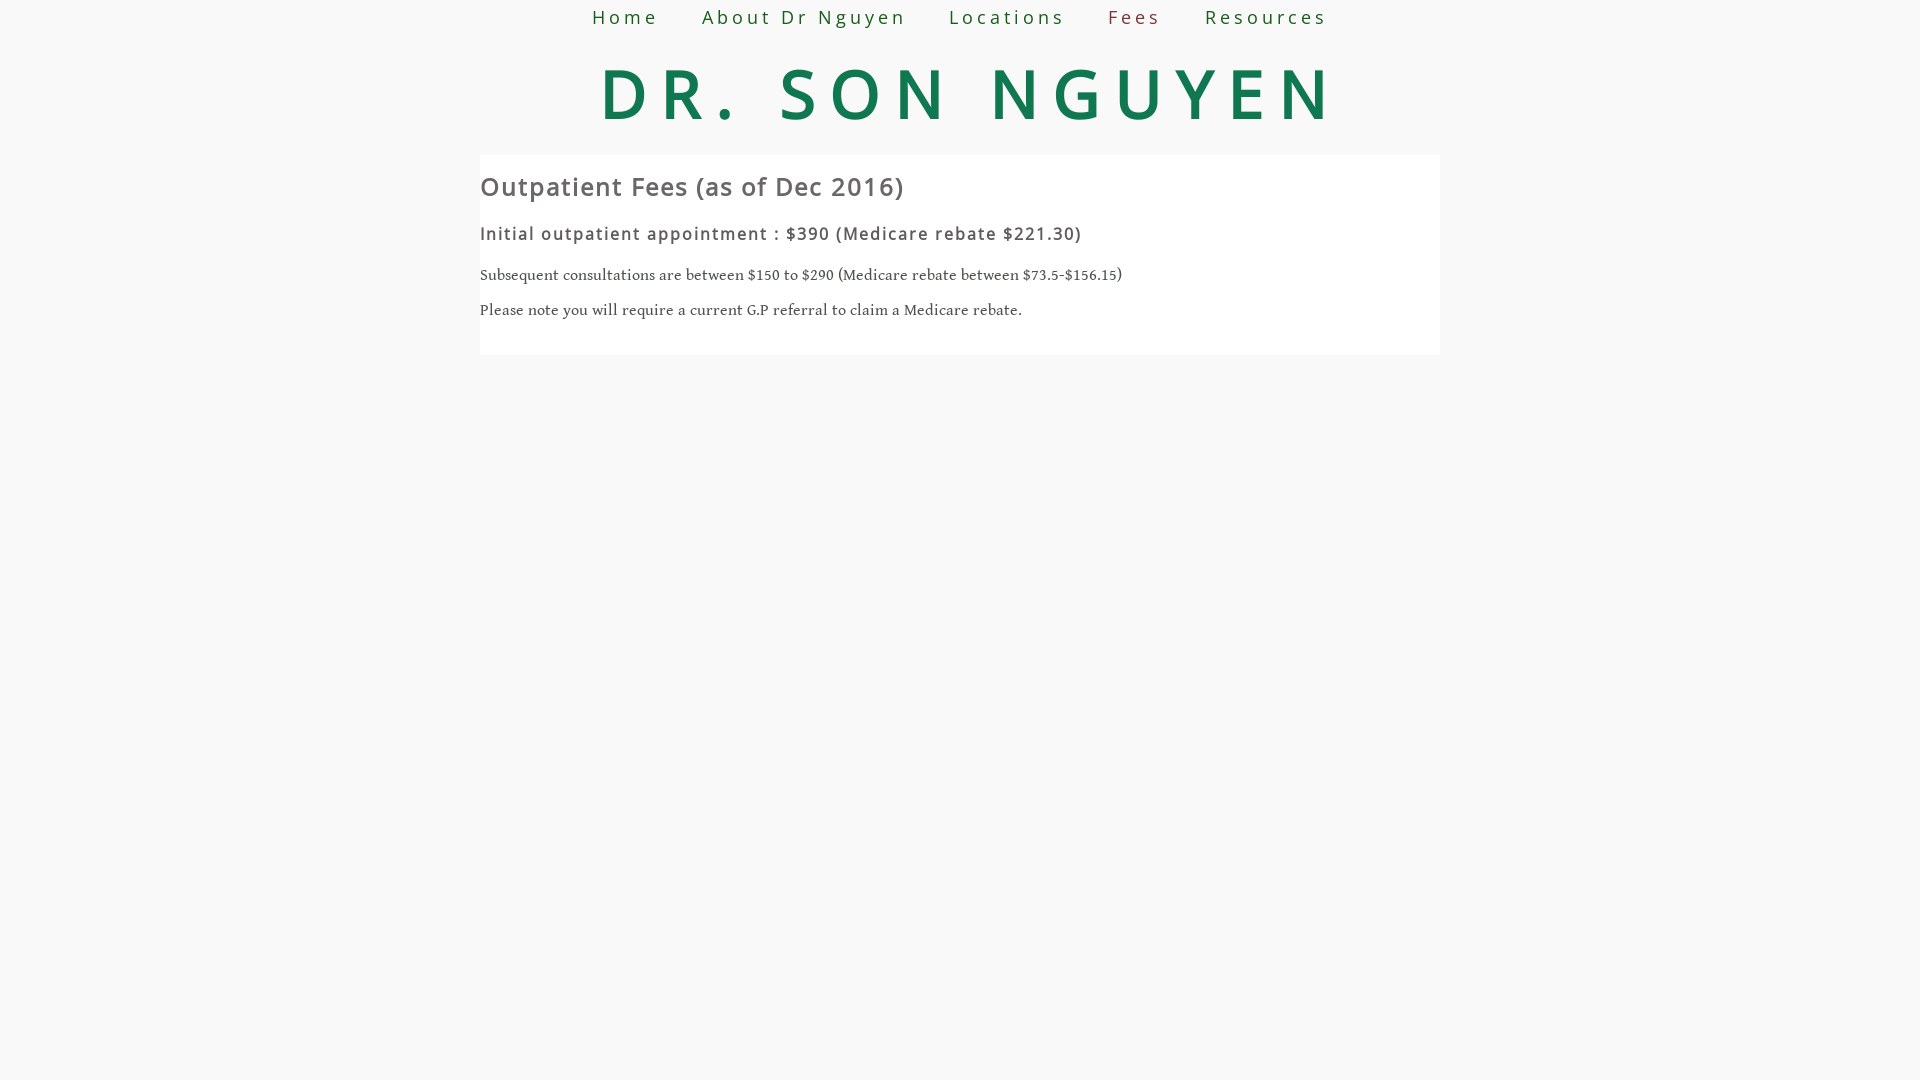 The width and height of the screenshot is (1920, 1080). I want to click on 'Fees', so click(1134, 16).